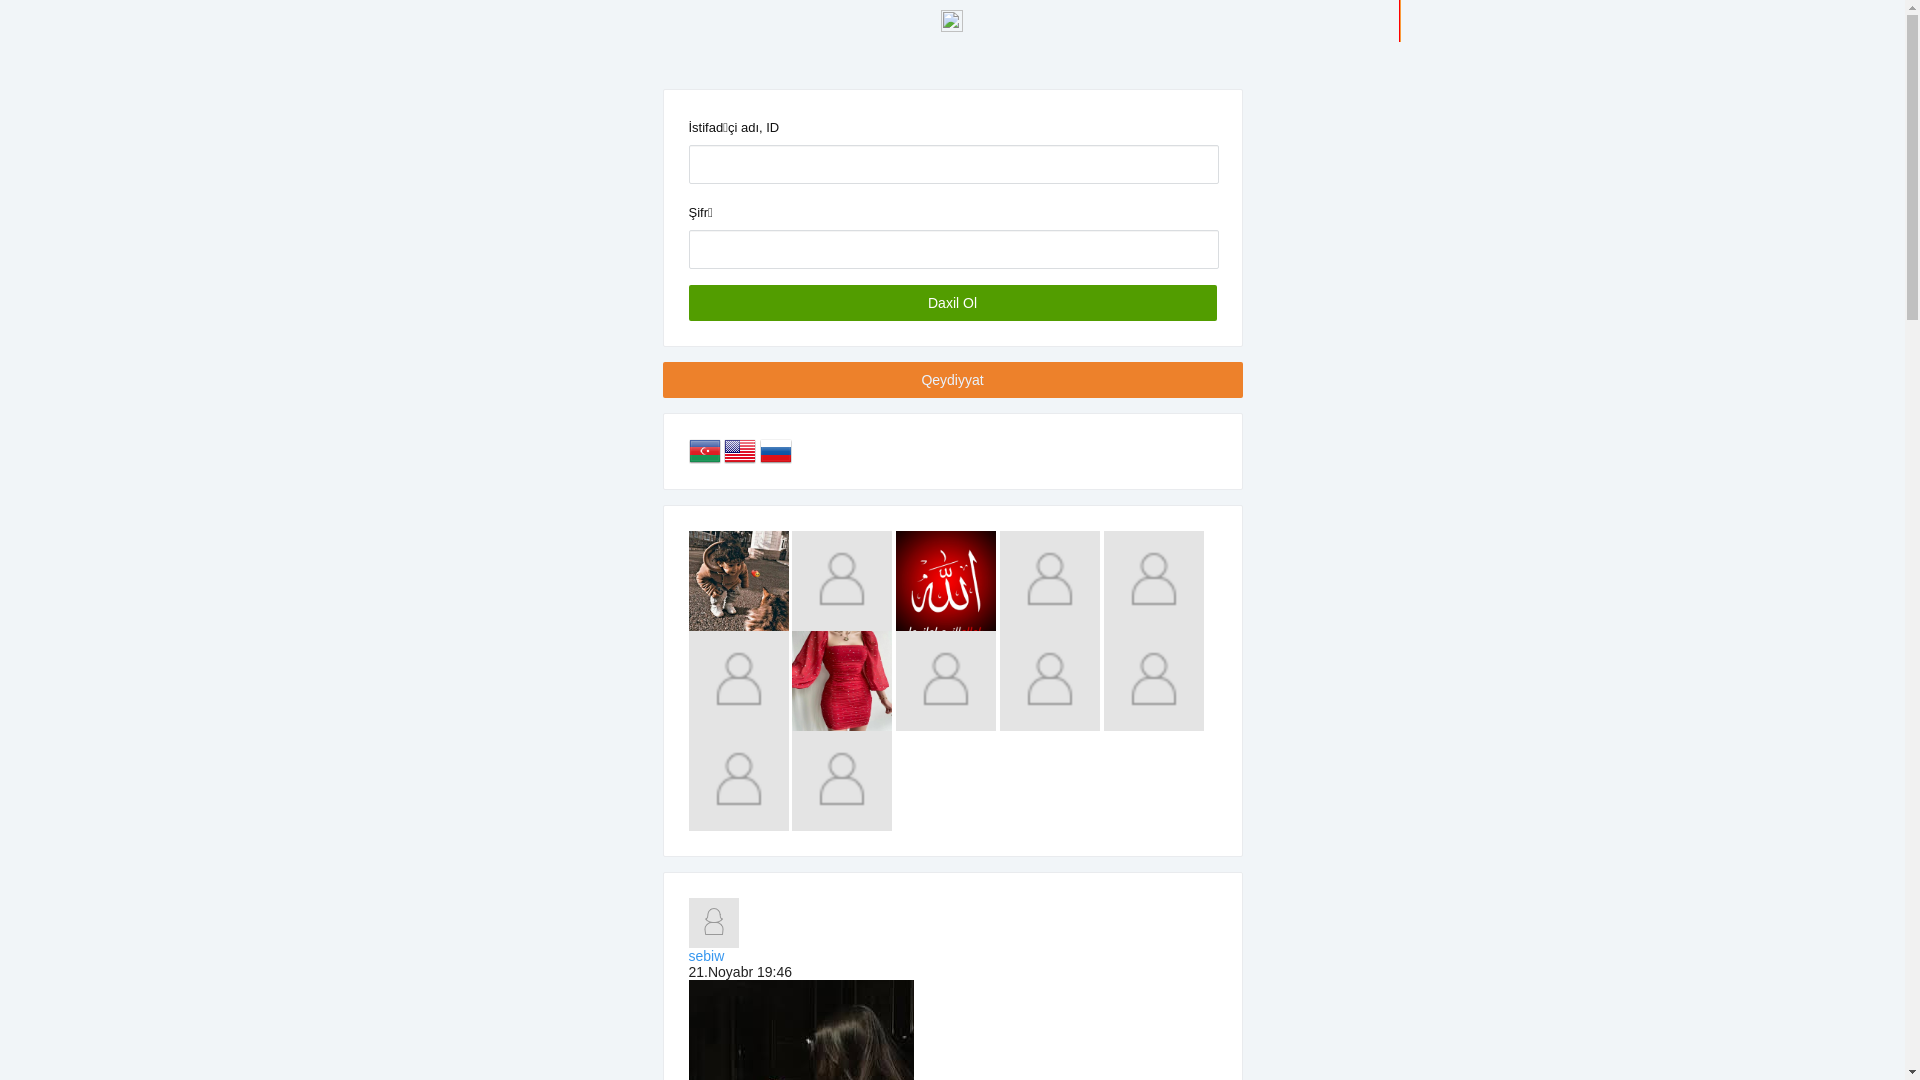 The height and width of the screenshot is (1080, 1920). I want to click on 'Qeydiyyat', so click(950, 380).